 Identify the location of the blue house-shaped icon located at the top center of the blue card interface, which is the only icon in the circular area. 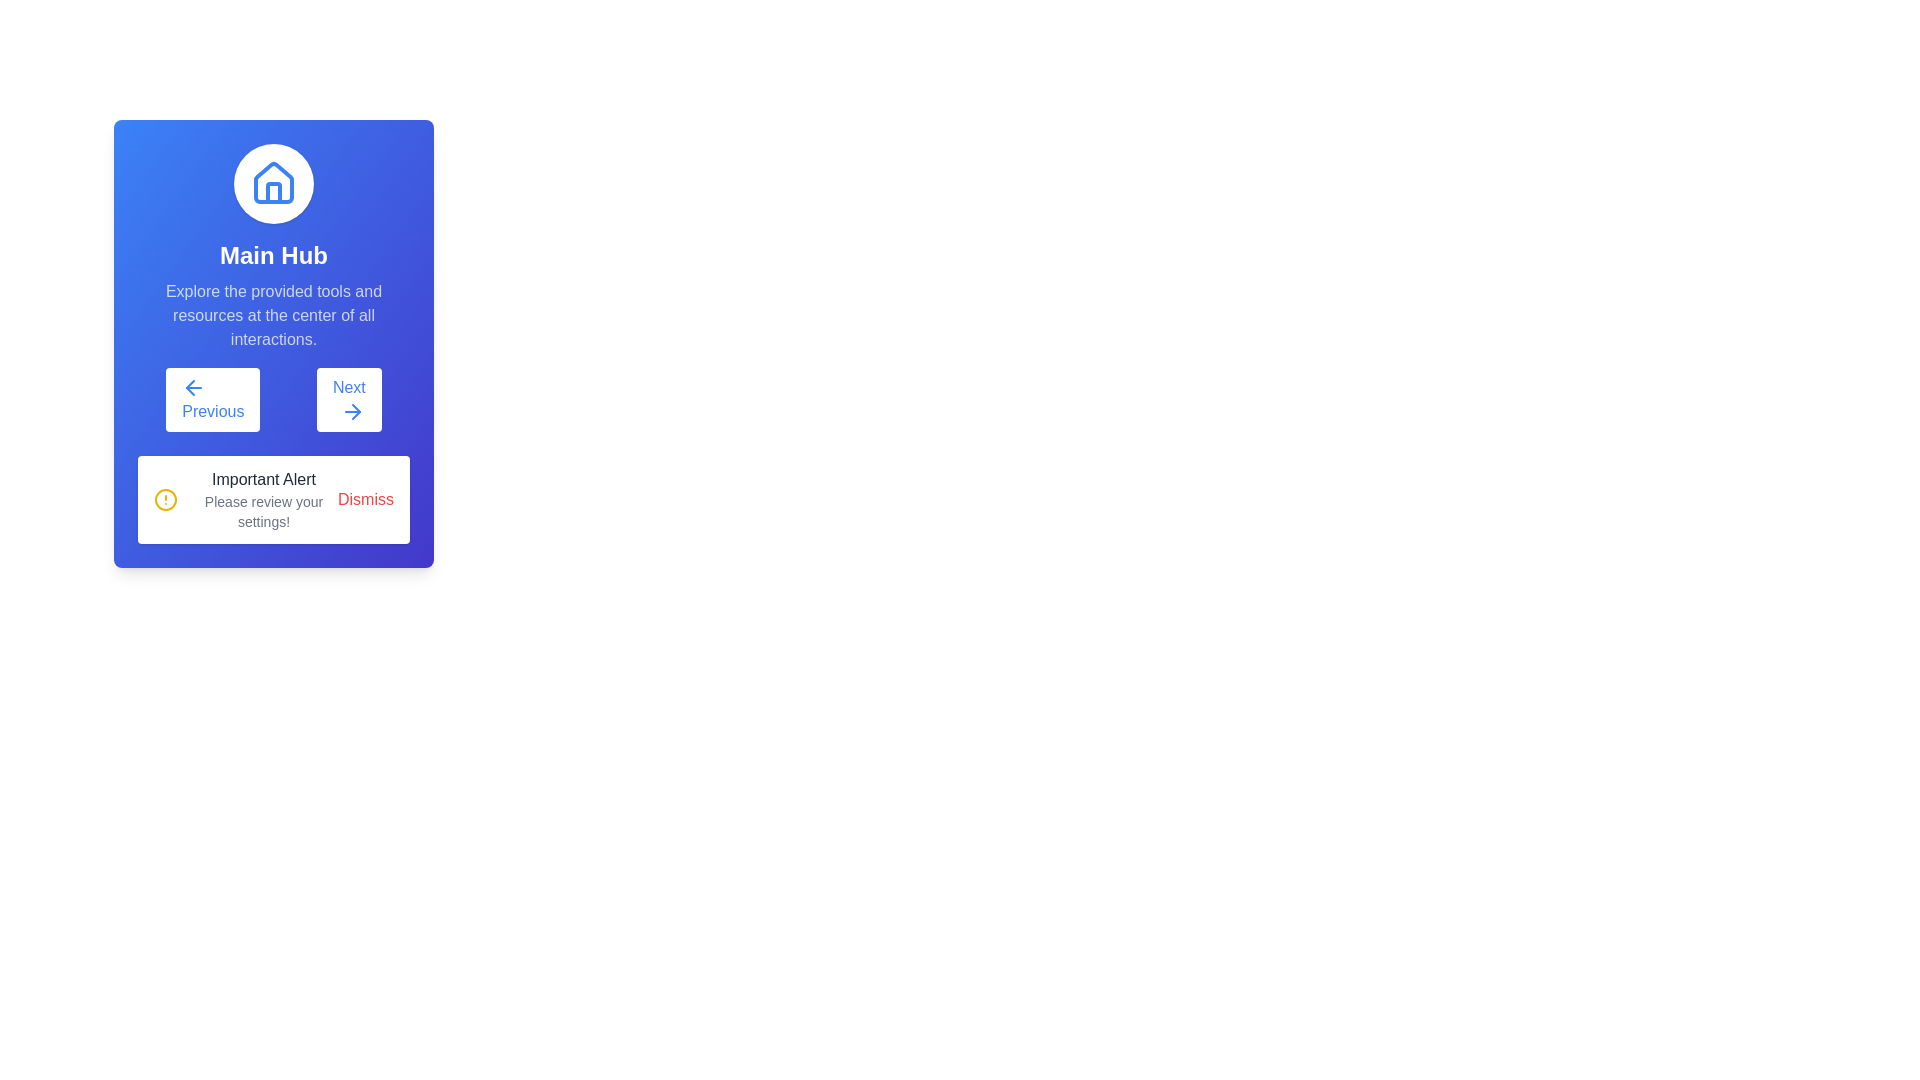
(272, 184).